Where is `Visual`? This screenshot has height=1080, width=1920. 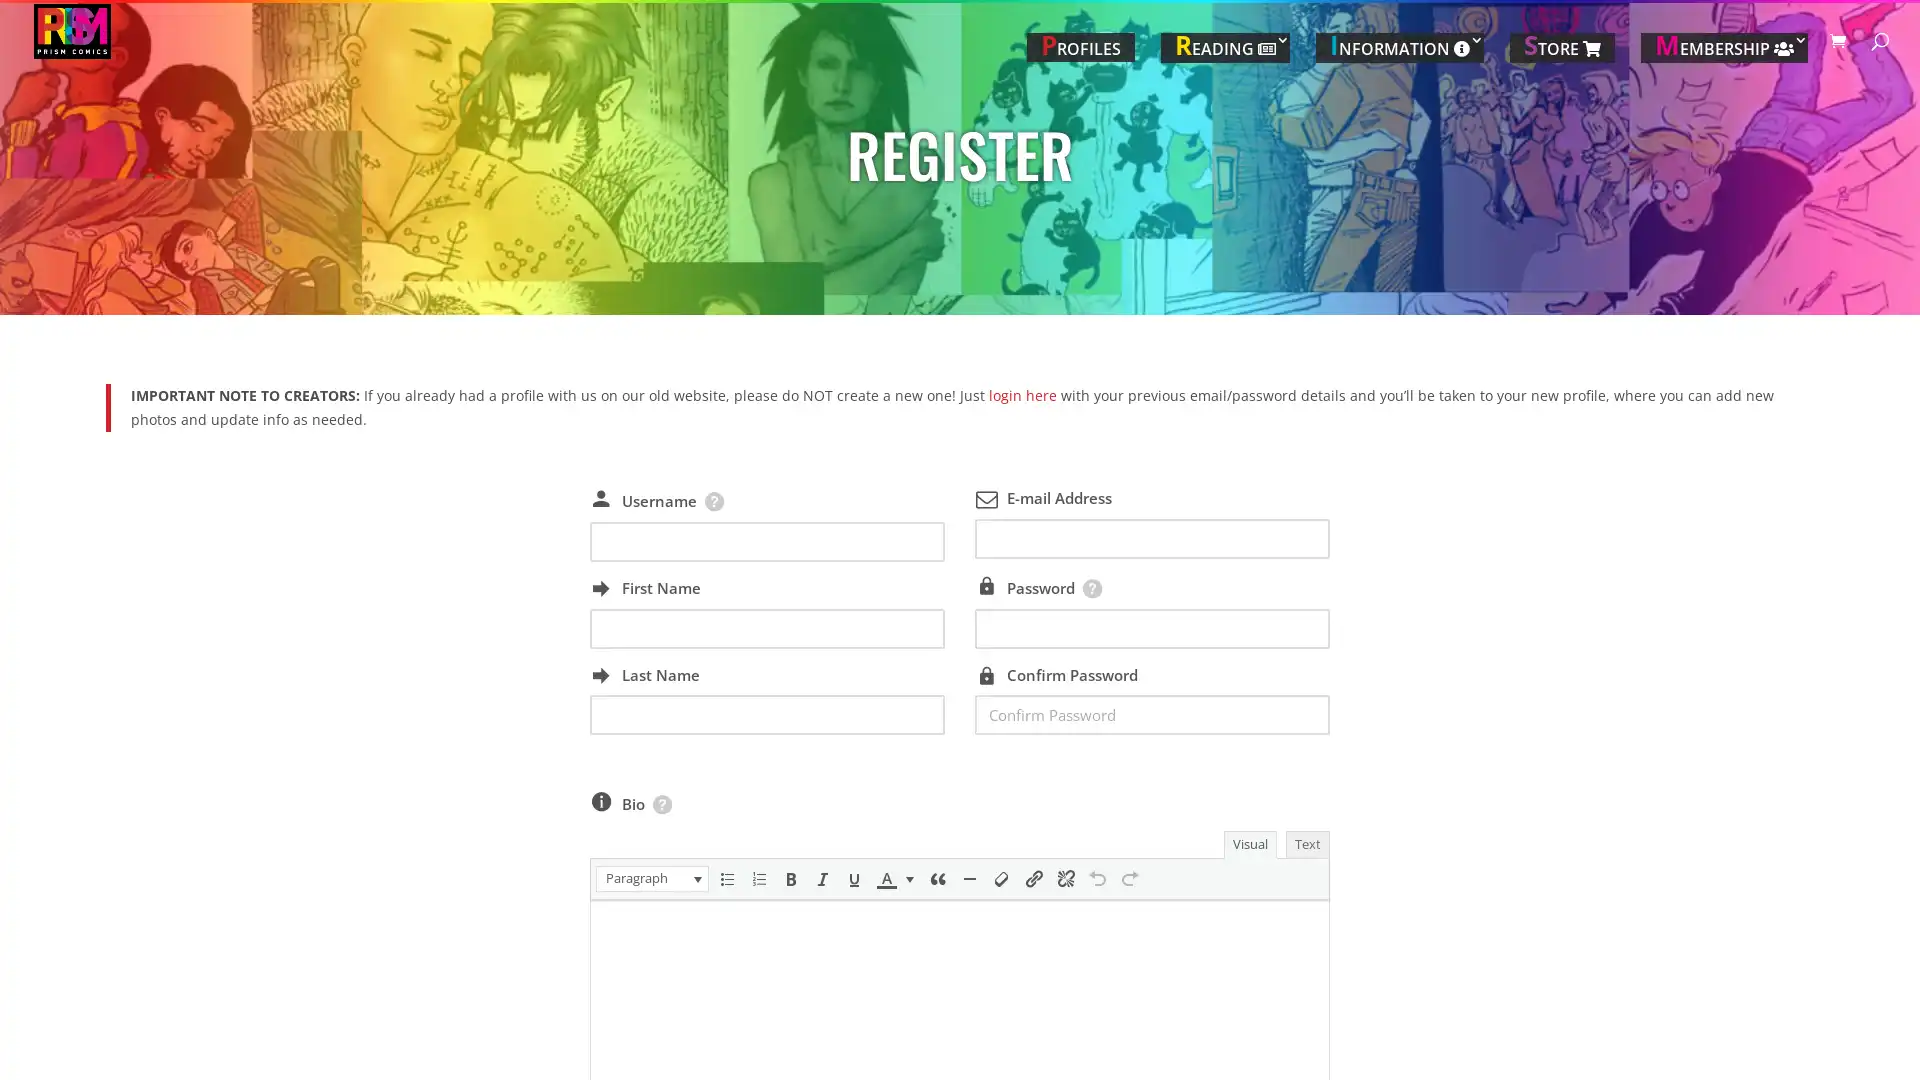
Visual is located at coordinates (1248, 844).